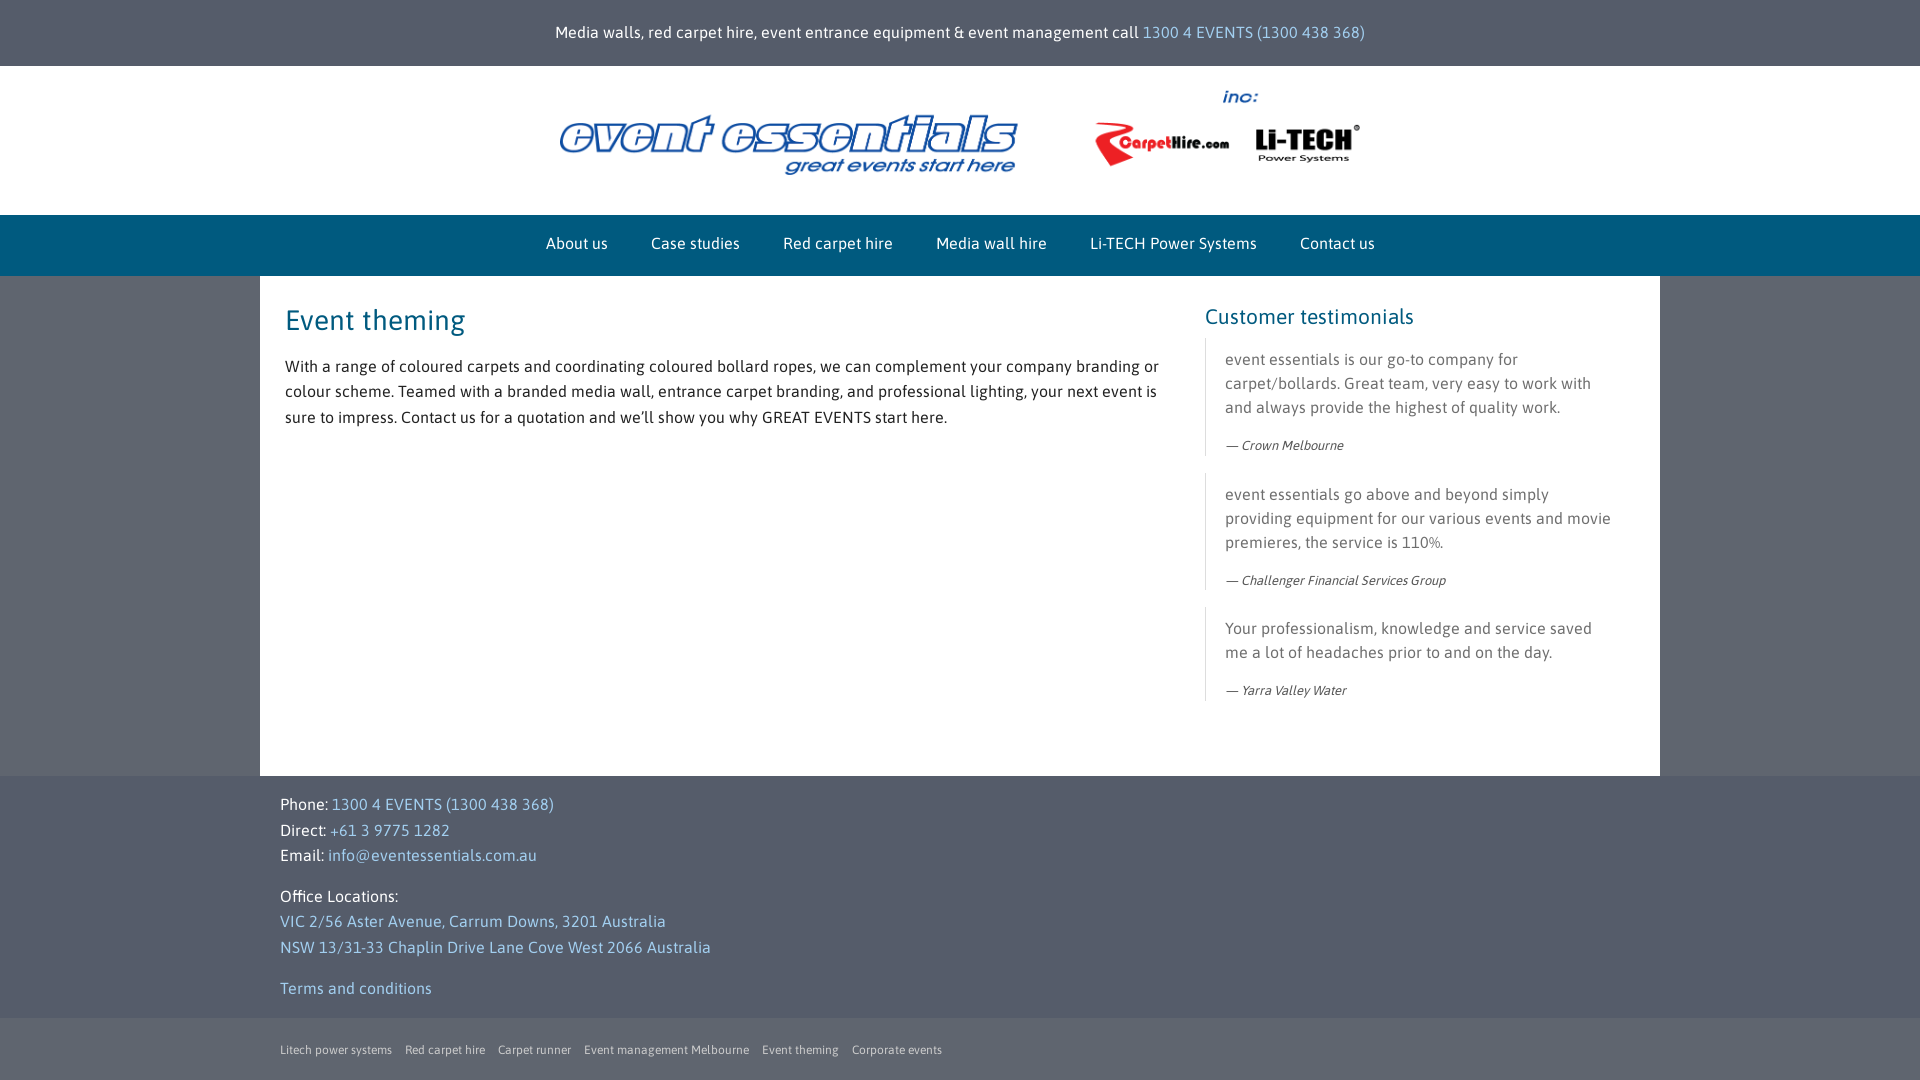  What do you see at coordinates (694, 242) in the screenshot?
I see `'Case studies'` at bounding box center [694, 242].